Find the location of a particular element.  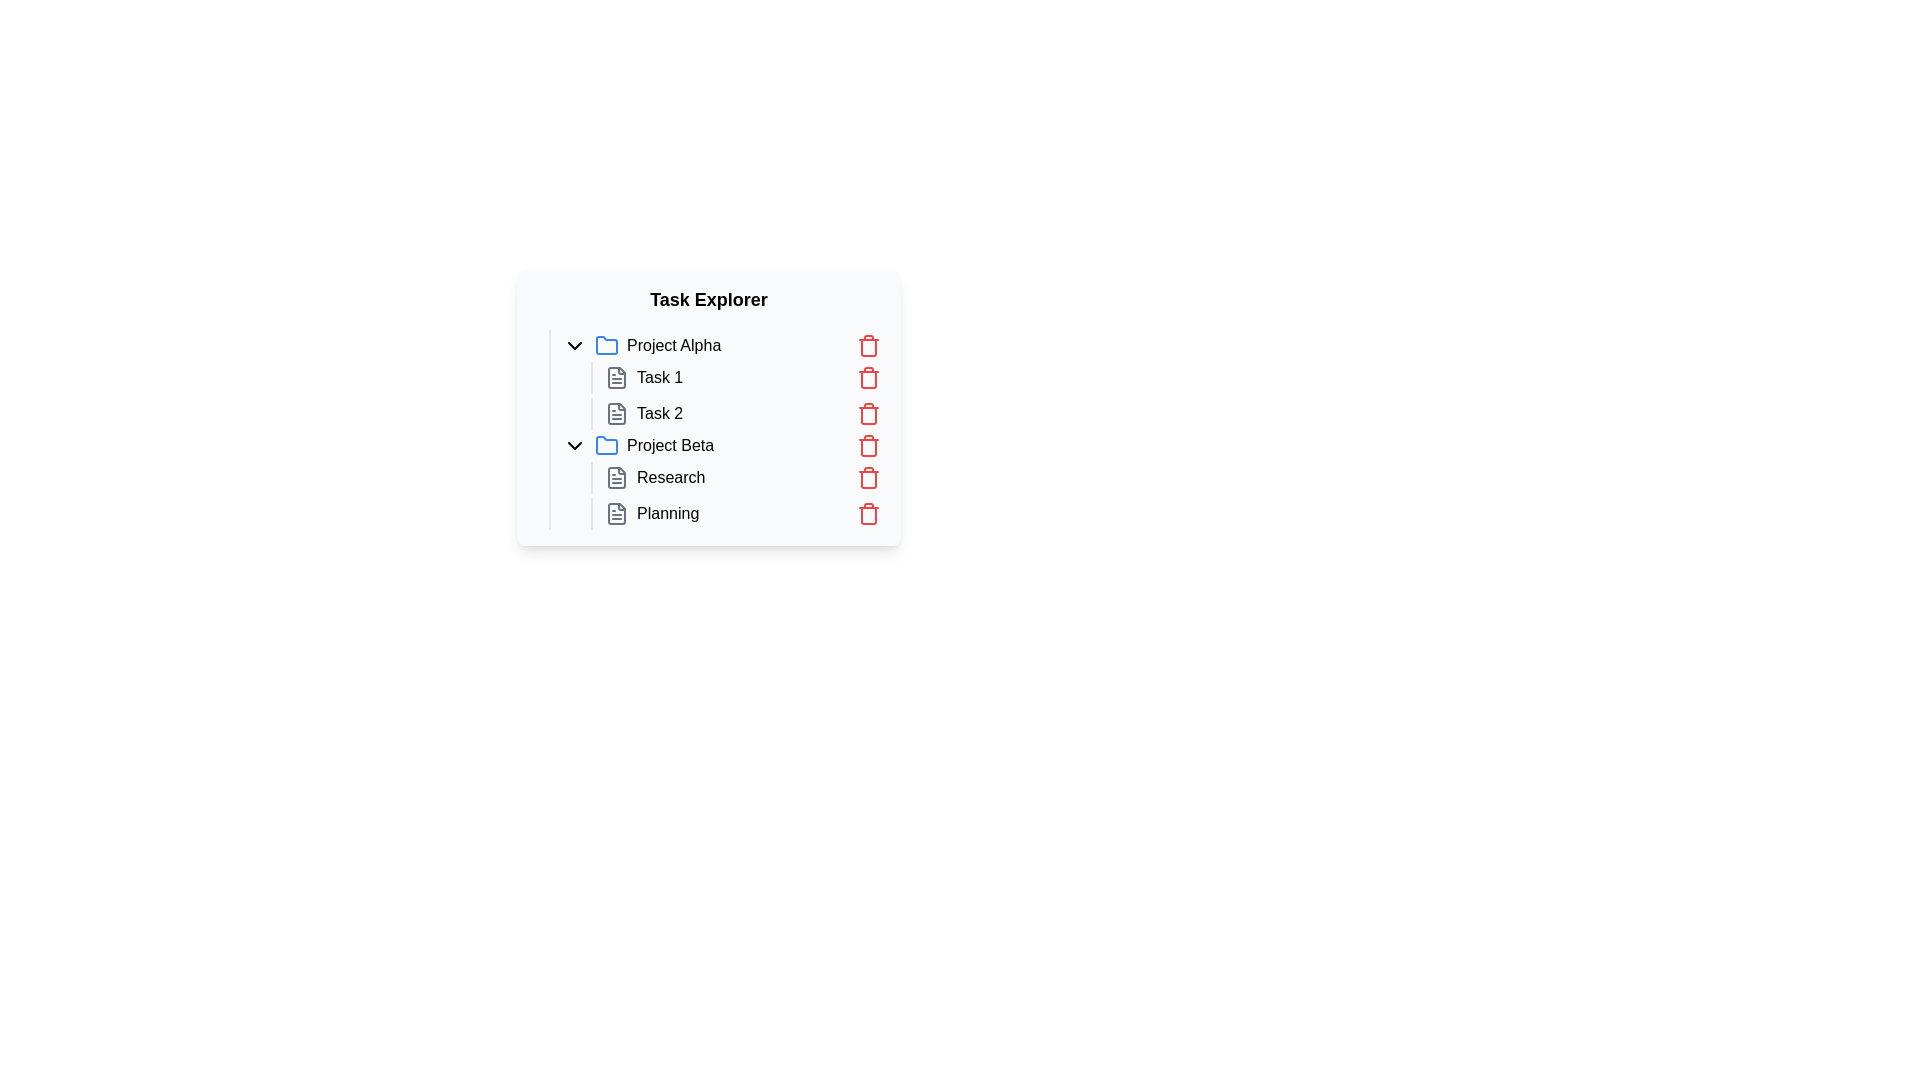

the 'Folder Icon' for 'Project Alpha' is located at coordinates (605, 343).